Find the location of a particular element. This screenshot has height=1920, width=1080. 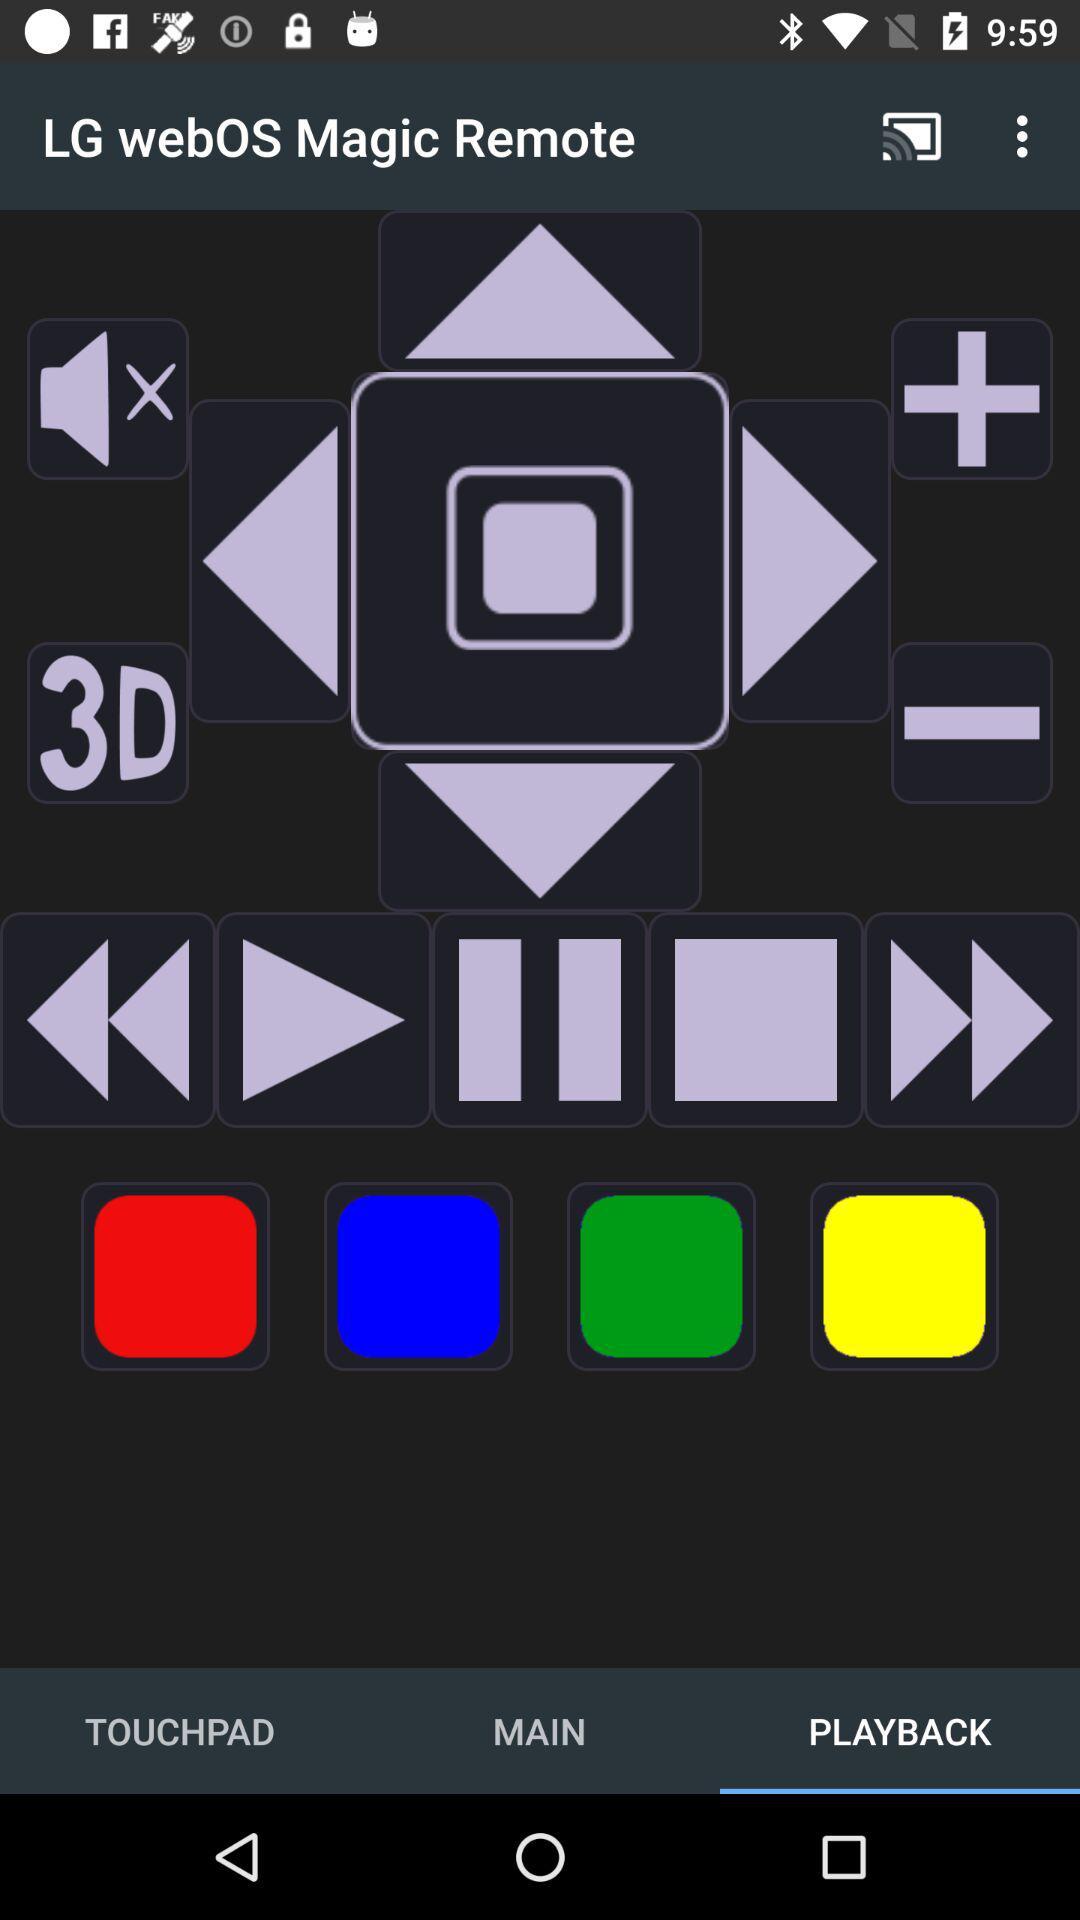

the arrow_backward icon is located at coordinates (270, 560).